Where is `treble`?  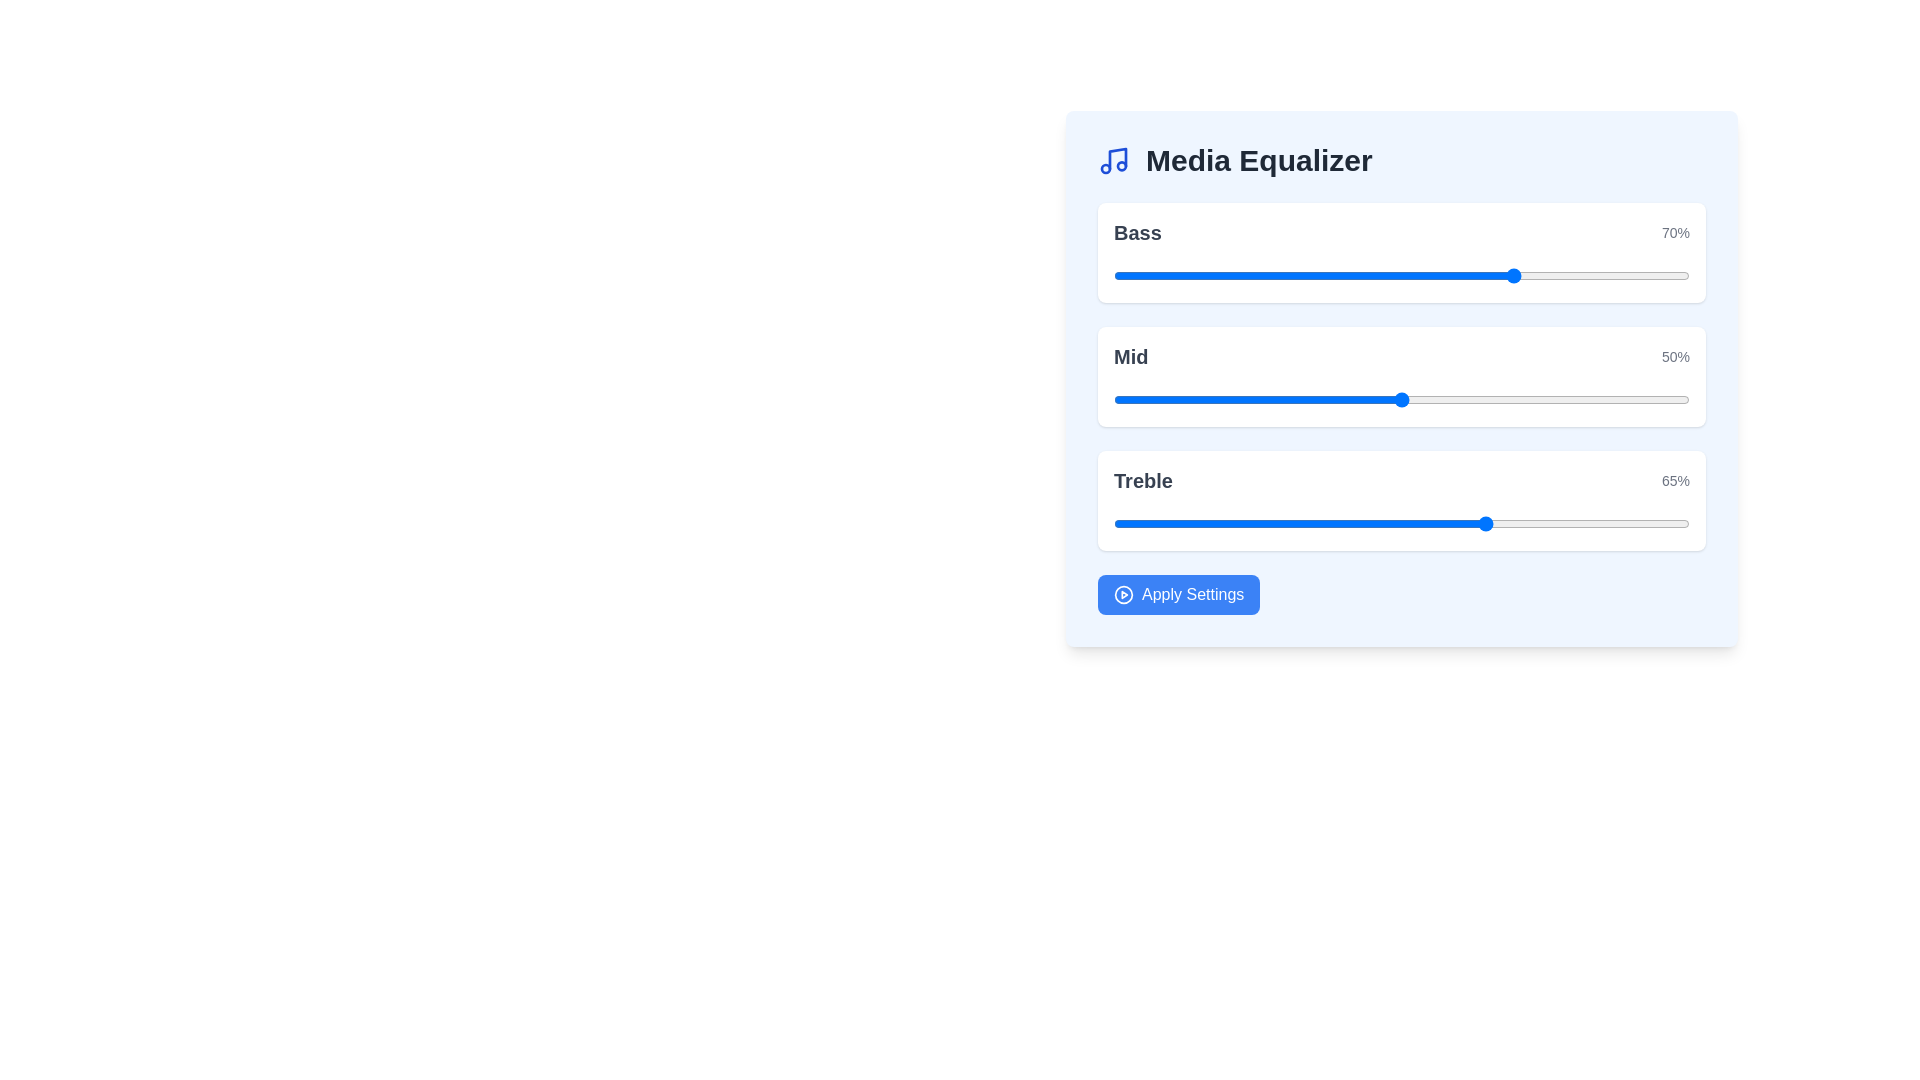
treble is located at coordinates (1632, 523).